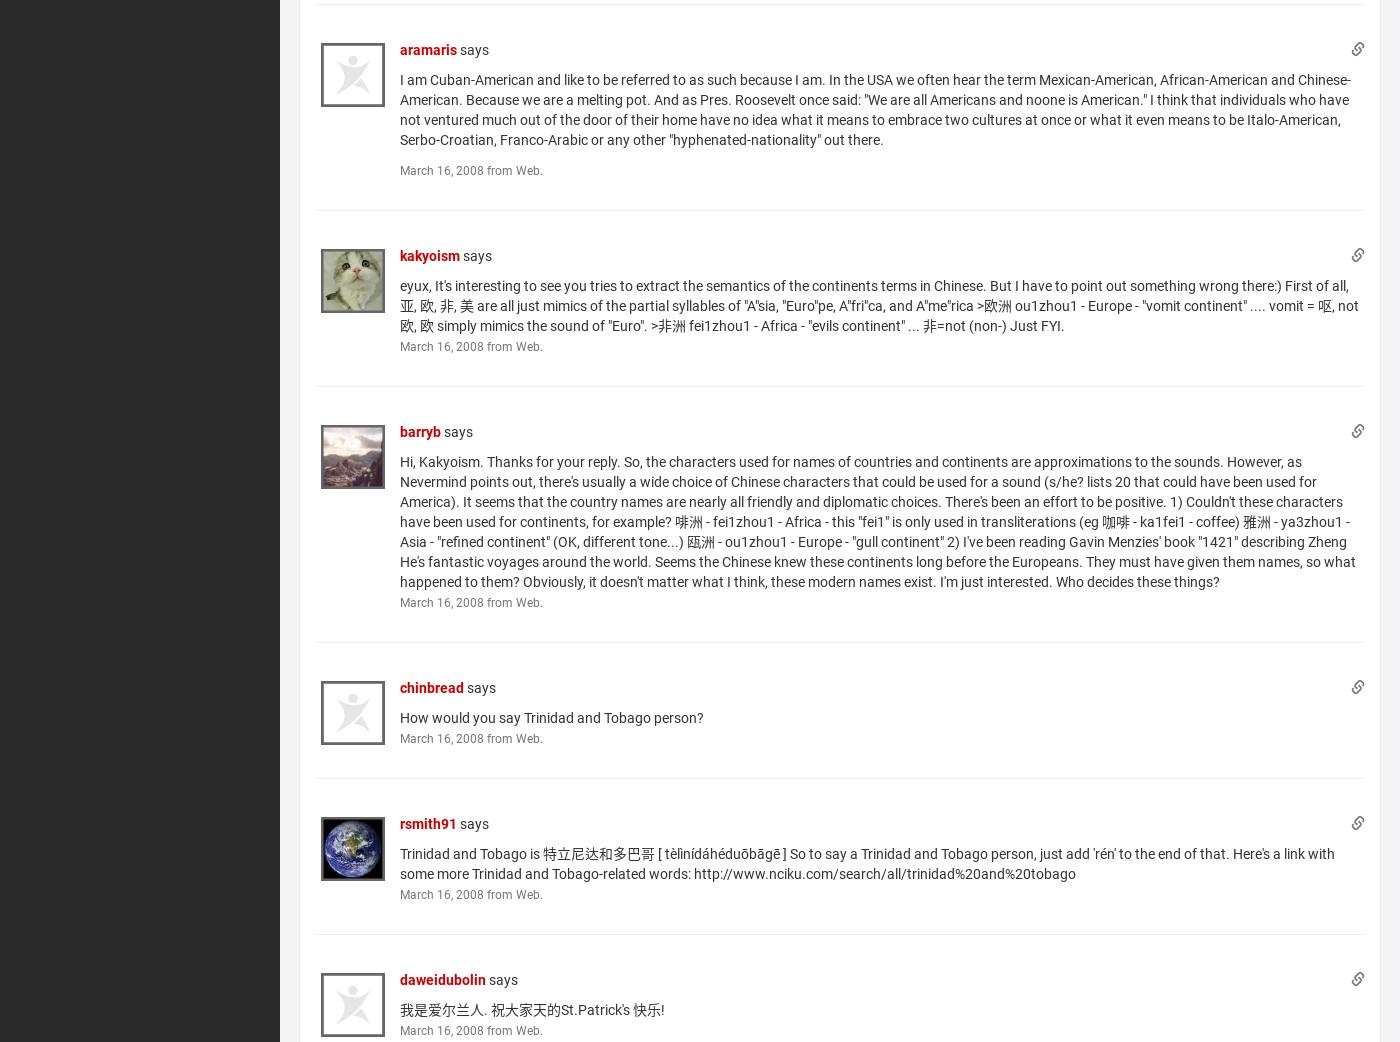  Describe the element at coordinates (532, 1008) in the screenshot. I see `'我是爱尔兰人. 祝大家天的St.Patrick's 快乐!'` at that location.